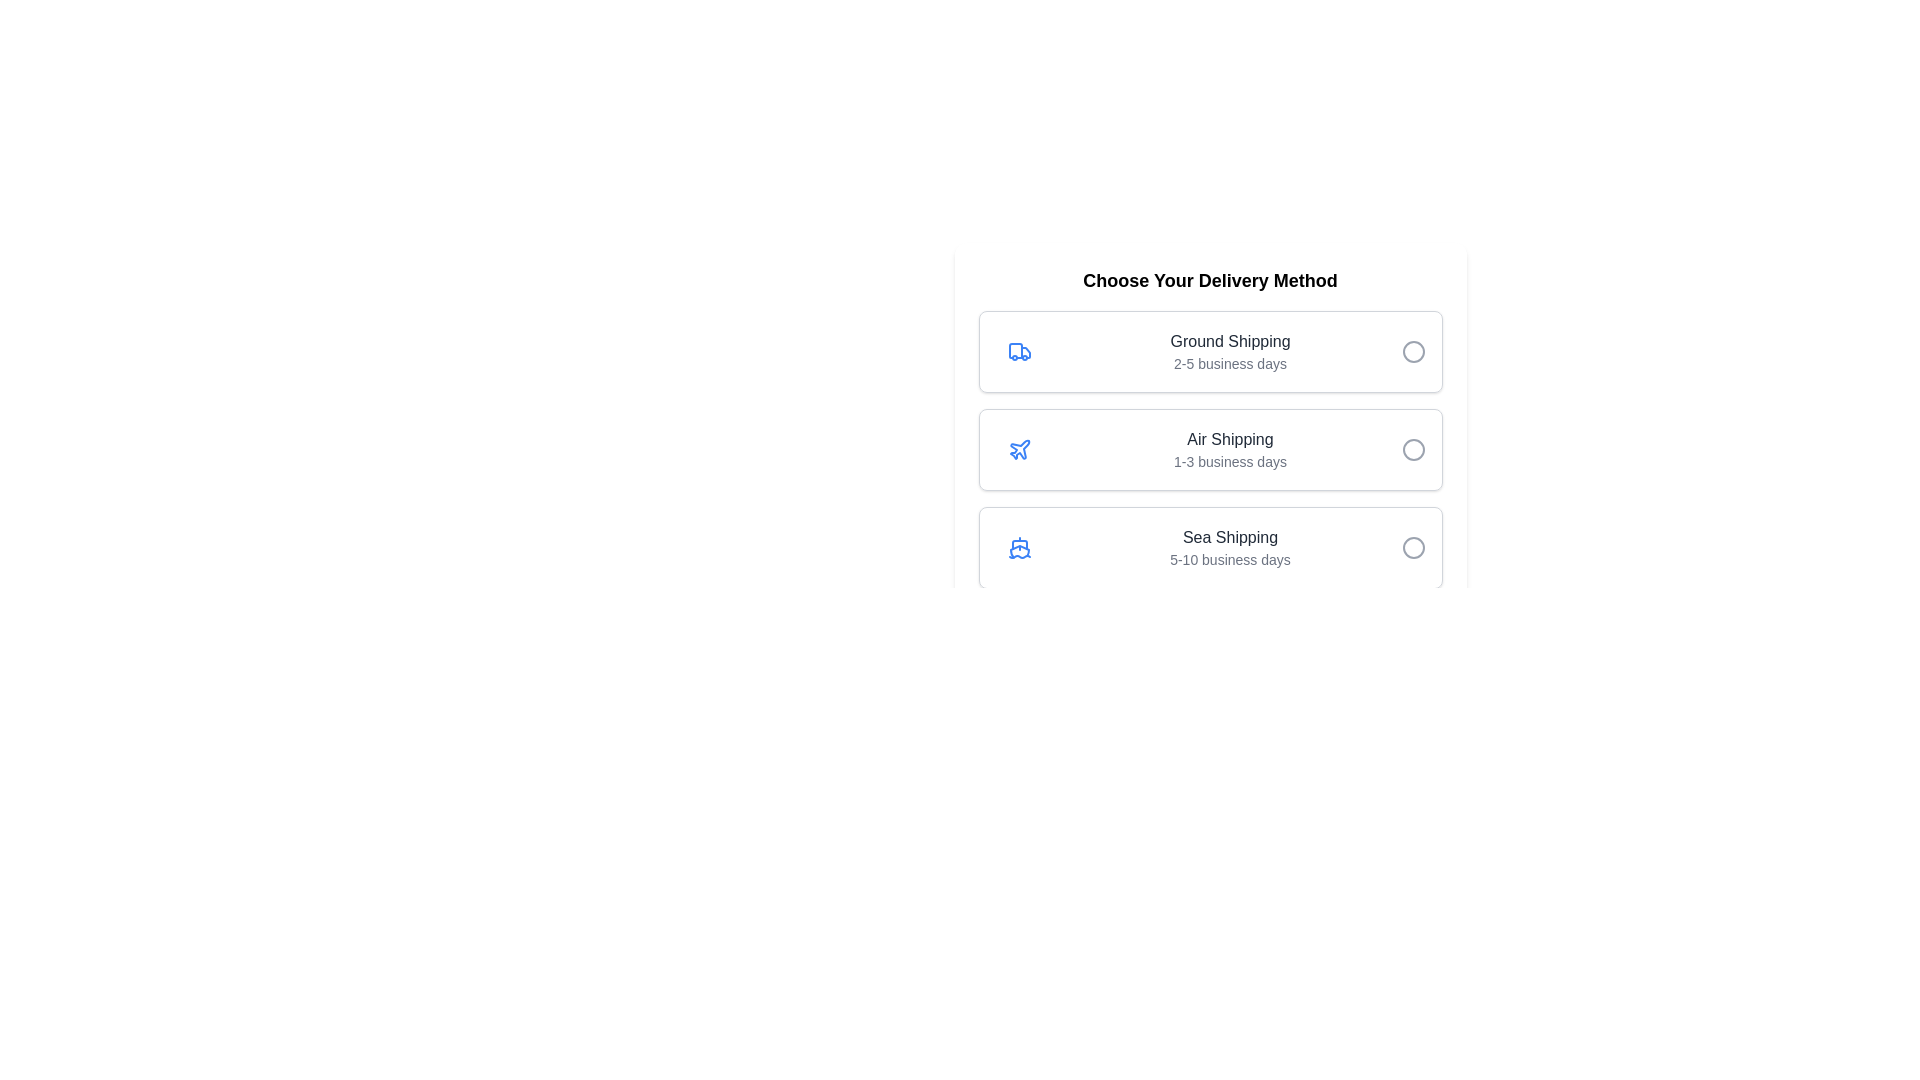 This screenshot has height=1080, width=1920. What do you see at coordinates (1412, 547) in the screenshot?
I see `the unselected radio button located to the right of the 'Sea Shipping' delivery option in the list of shipping methods` at bounding box center [1412, 547].